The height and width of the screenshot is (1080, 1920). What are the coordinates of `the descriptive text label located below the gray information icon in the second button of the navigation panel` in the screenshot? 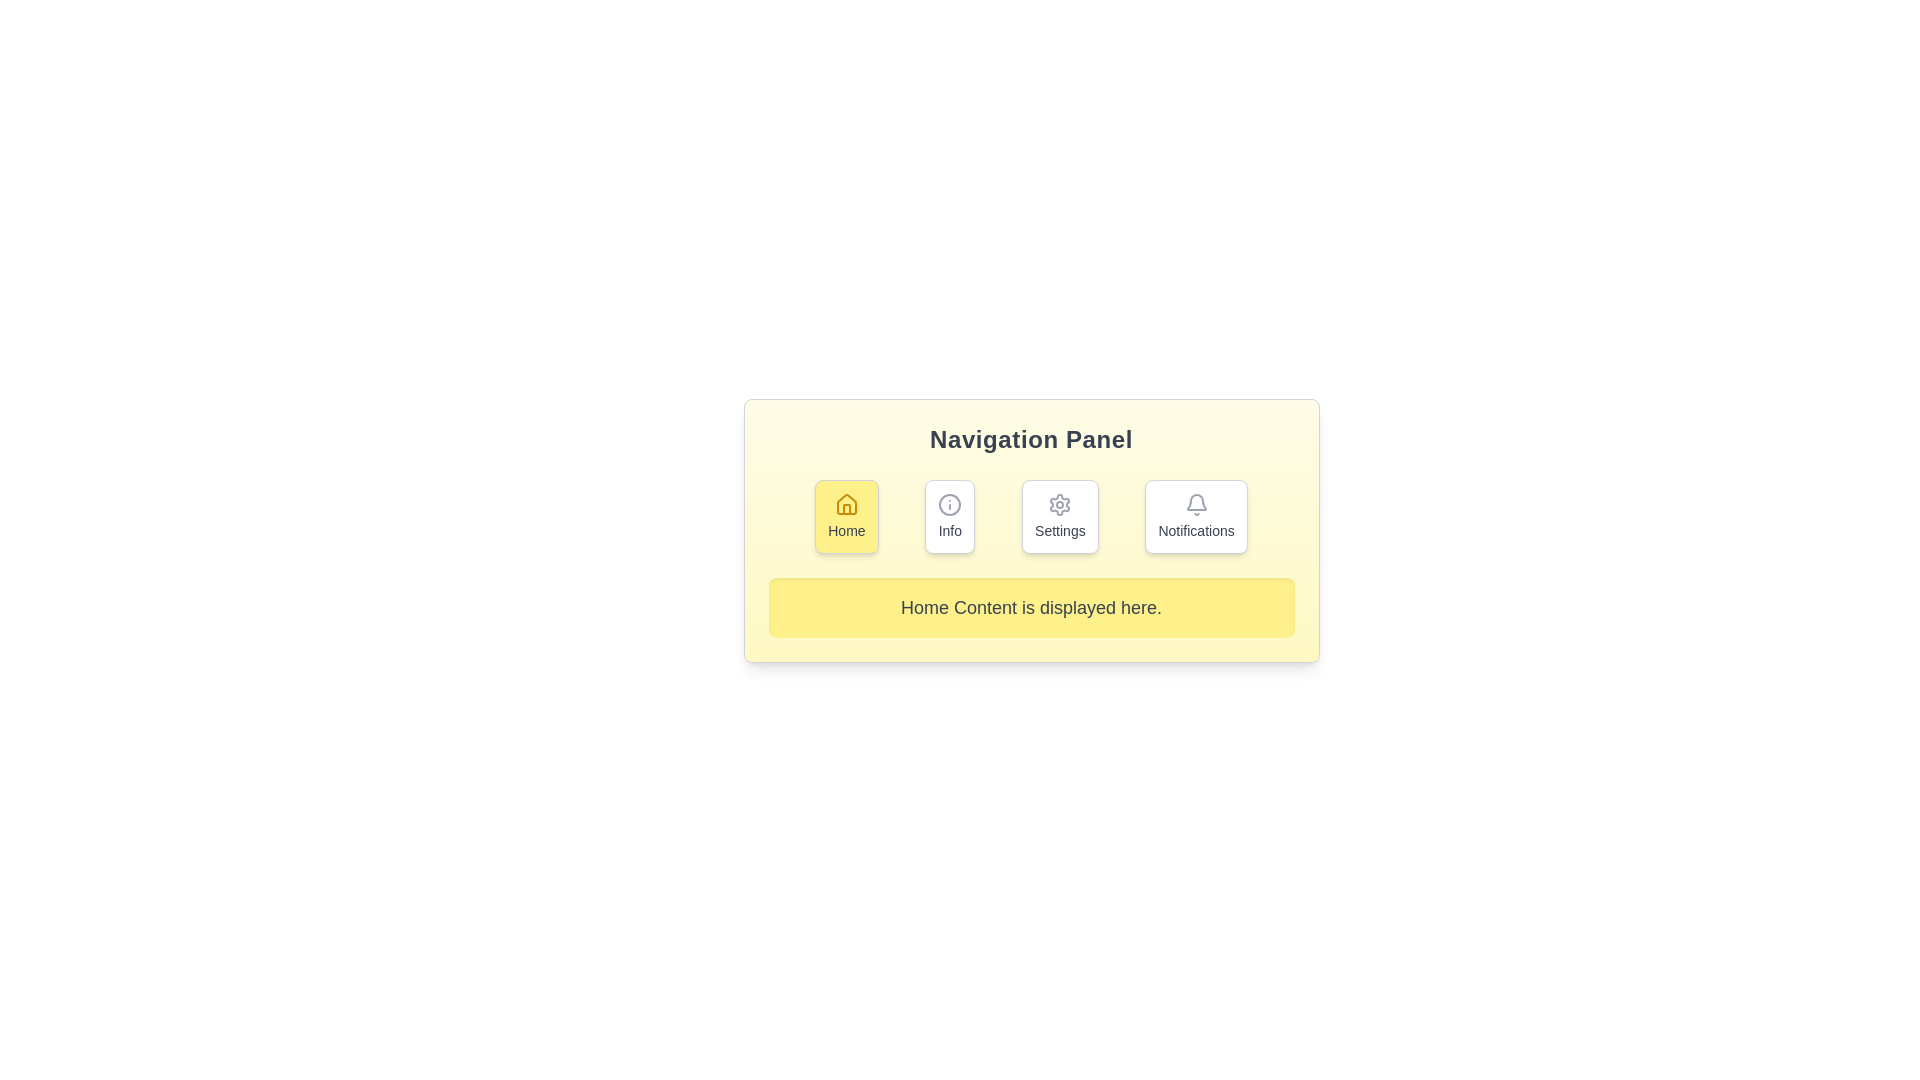 It's located at (949, 530).